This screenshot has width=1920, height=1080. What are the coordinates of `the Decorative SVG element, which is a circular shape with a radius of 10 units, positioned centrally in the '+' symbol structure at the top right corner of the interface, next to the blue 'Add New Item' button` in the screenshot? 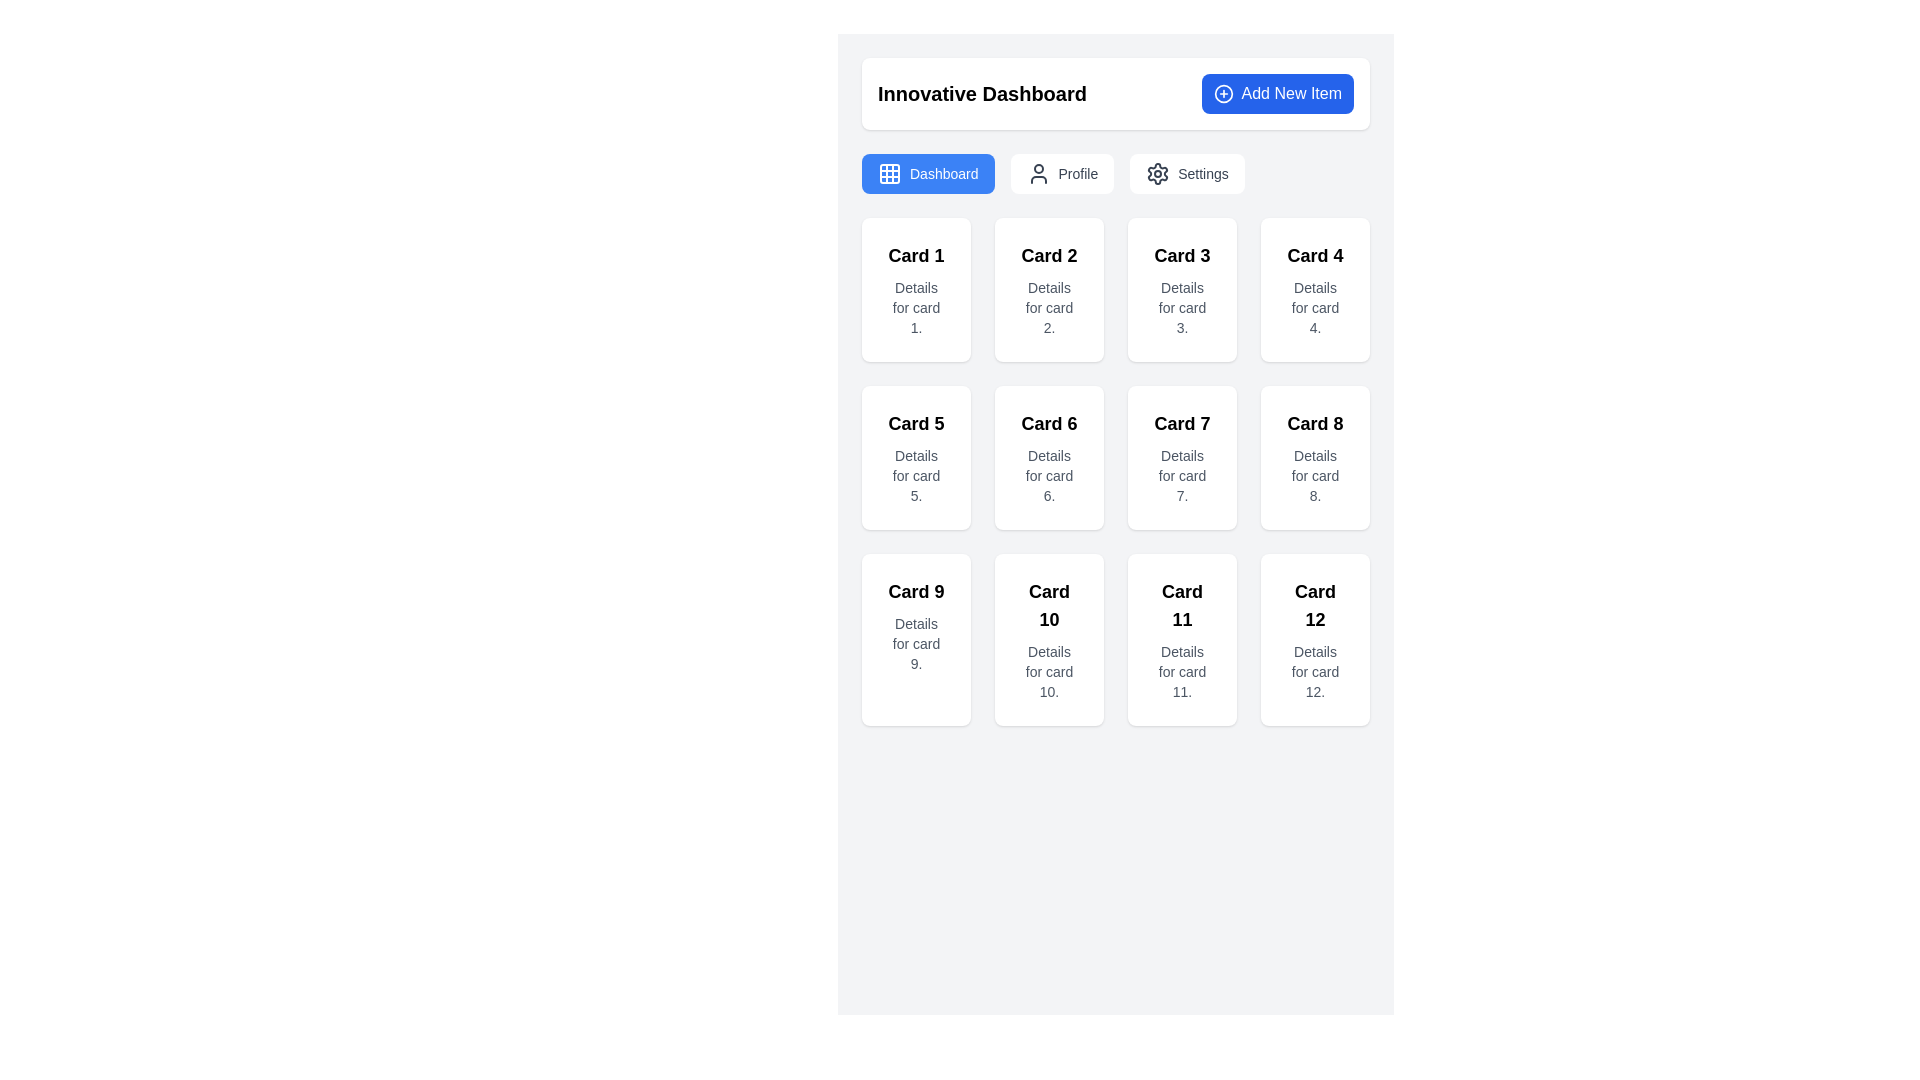 It's located at (1222, 93).